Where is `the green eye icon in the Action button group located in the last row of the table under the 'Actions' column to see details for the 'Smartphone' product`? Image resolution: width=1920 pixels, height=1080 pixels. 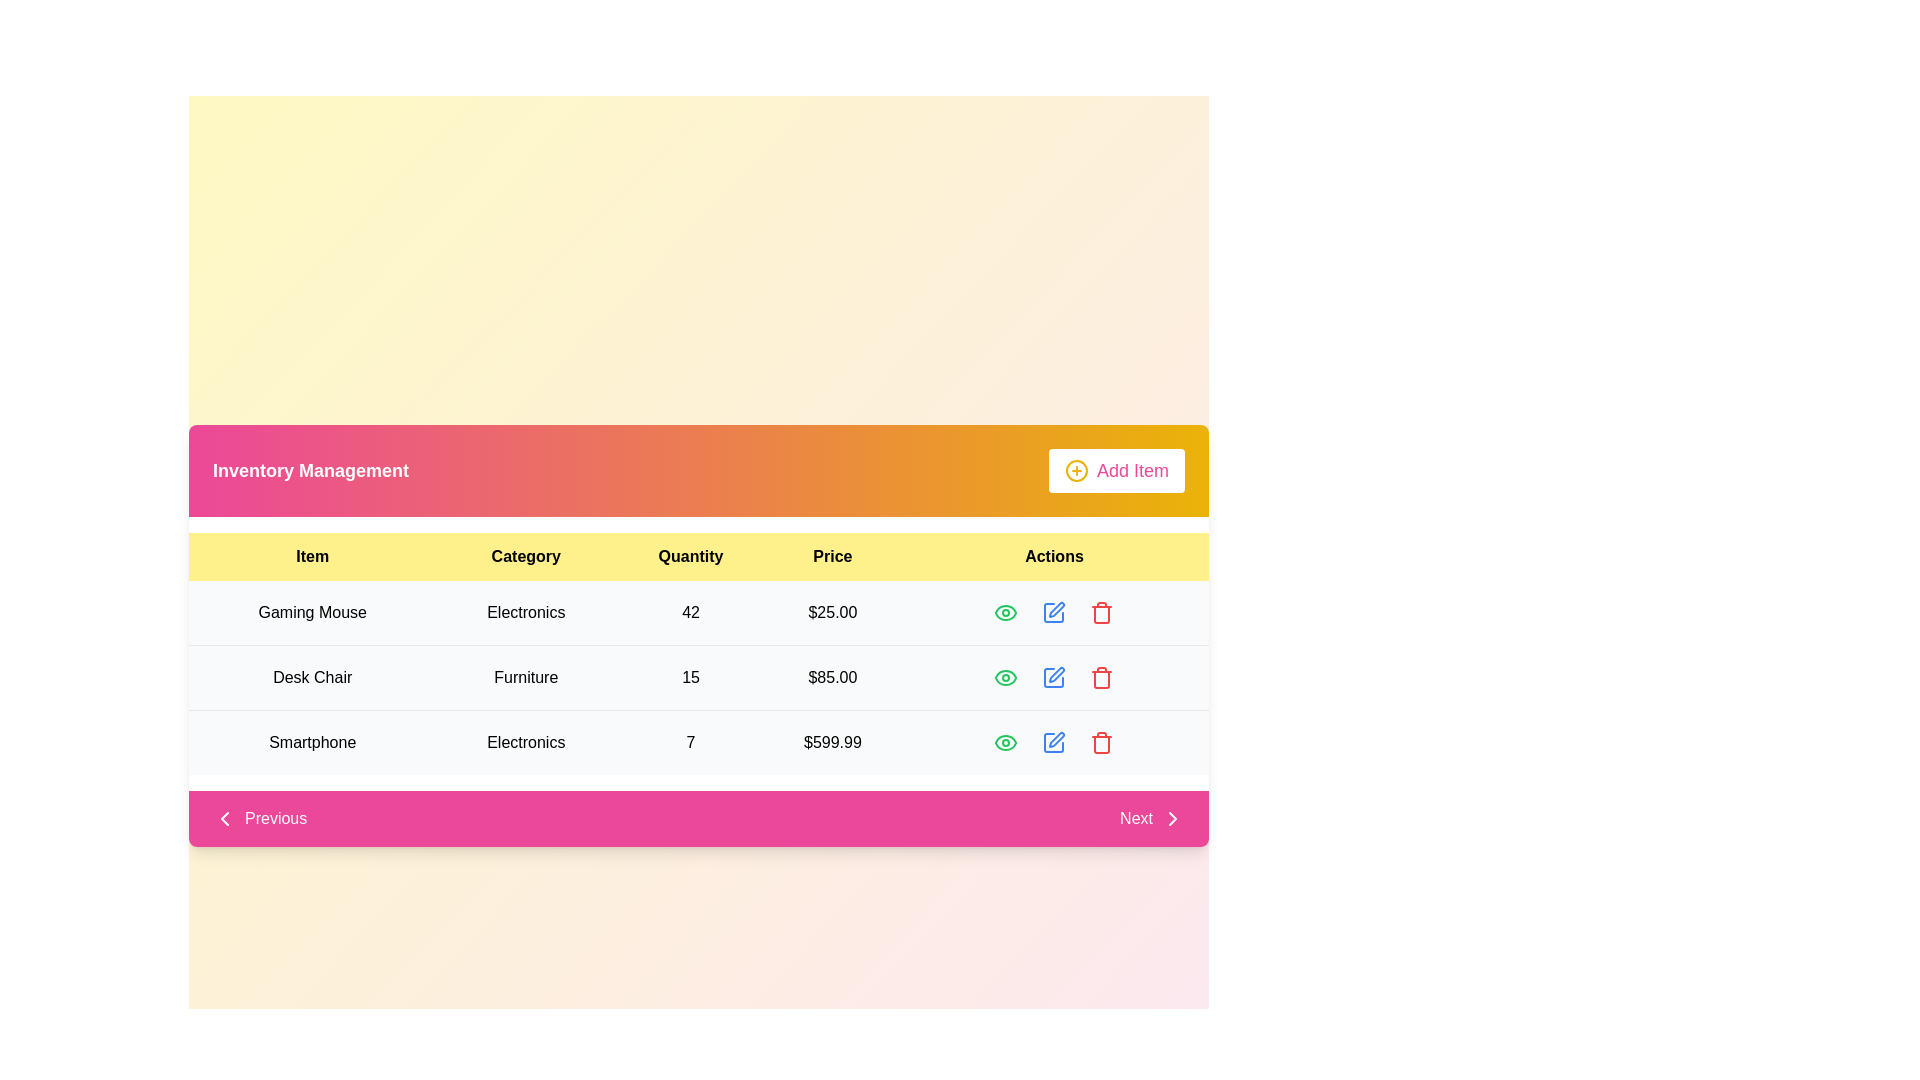
the green eye icon in the Action button group located in the last row of the table under the 'Actions' column to see details for the 'Smartphone' product is located at coordinates (1053, 743).